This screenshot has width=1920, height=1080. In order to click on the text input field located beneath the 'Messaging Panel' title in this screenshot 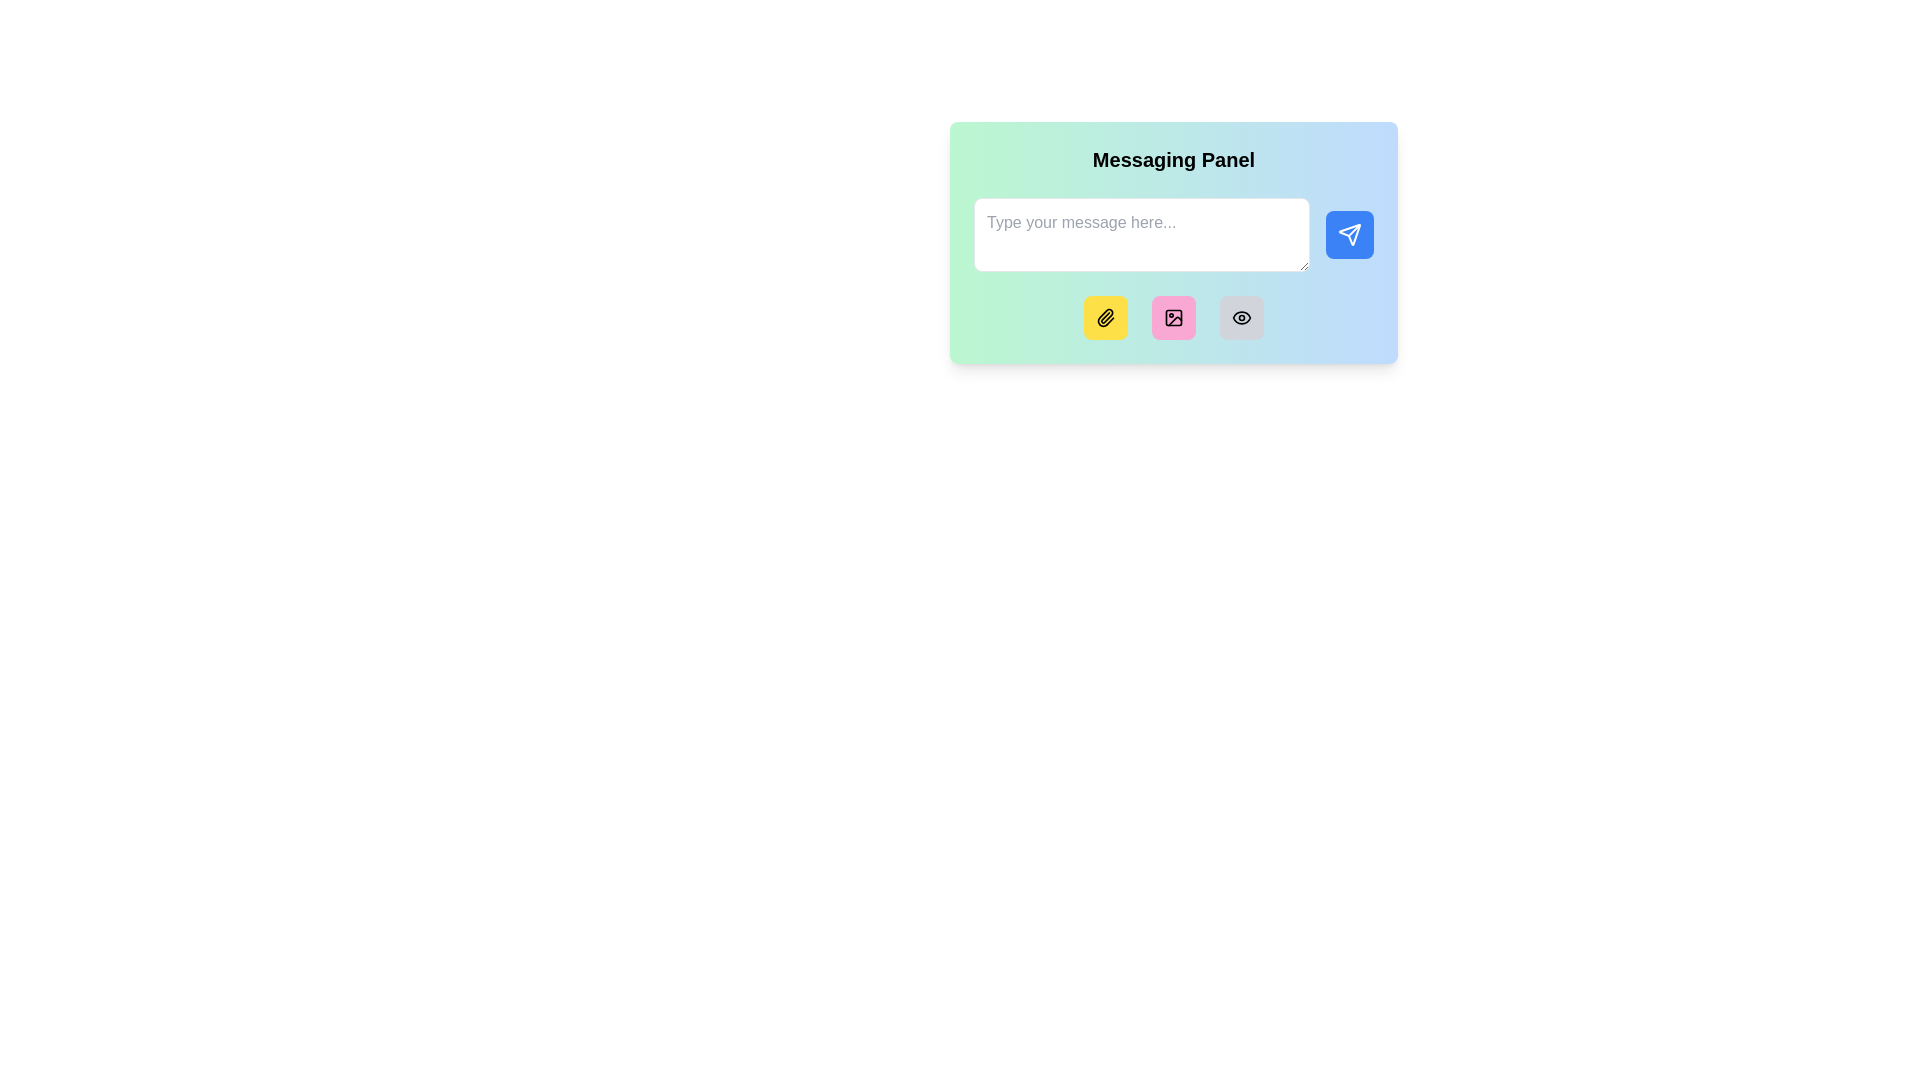, I will do `click(1142, 234)`.